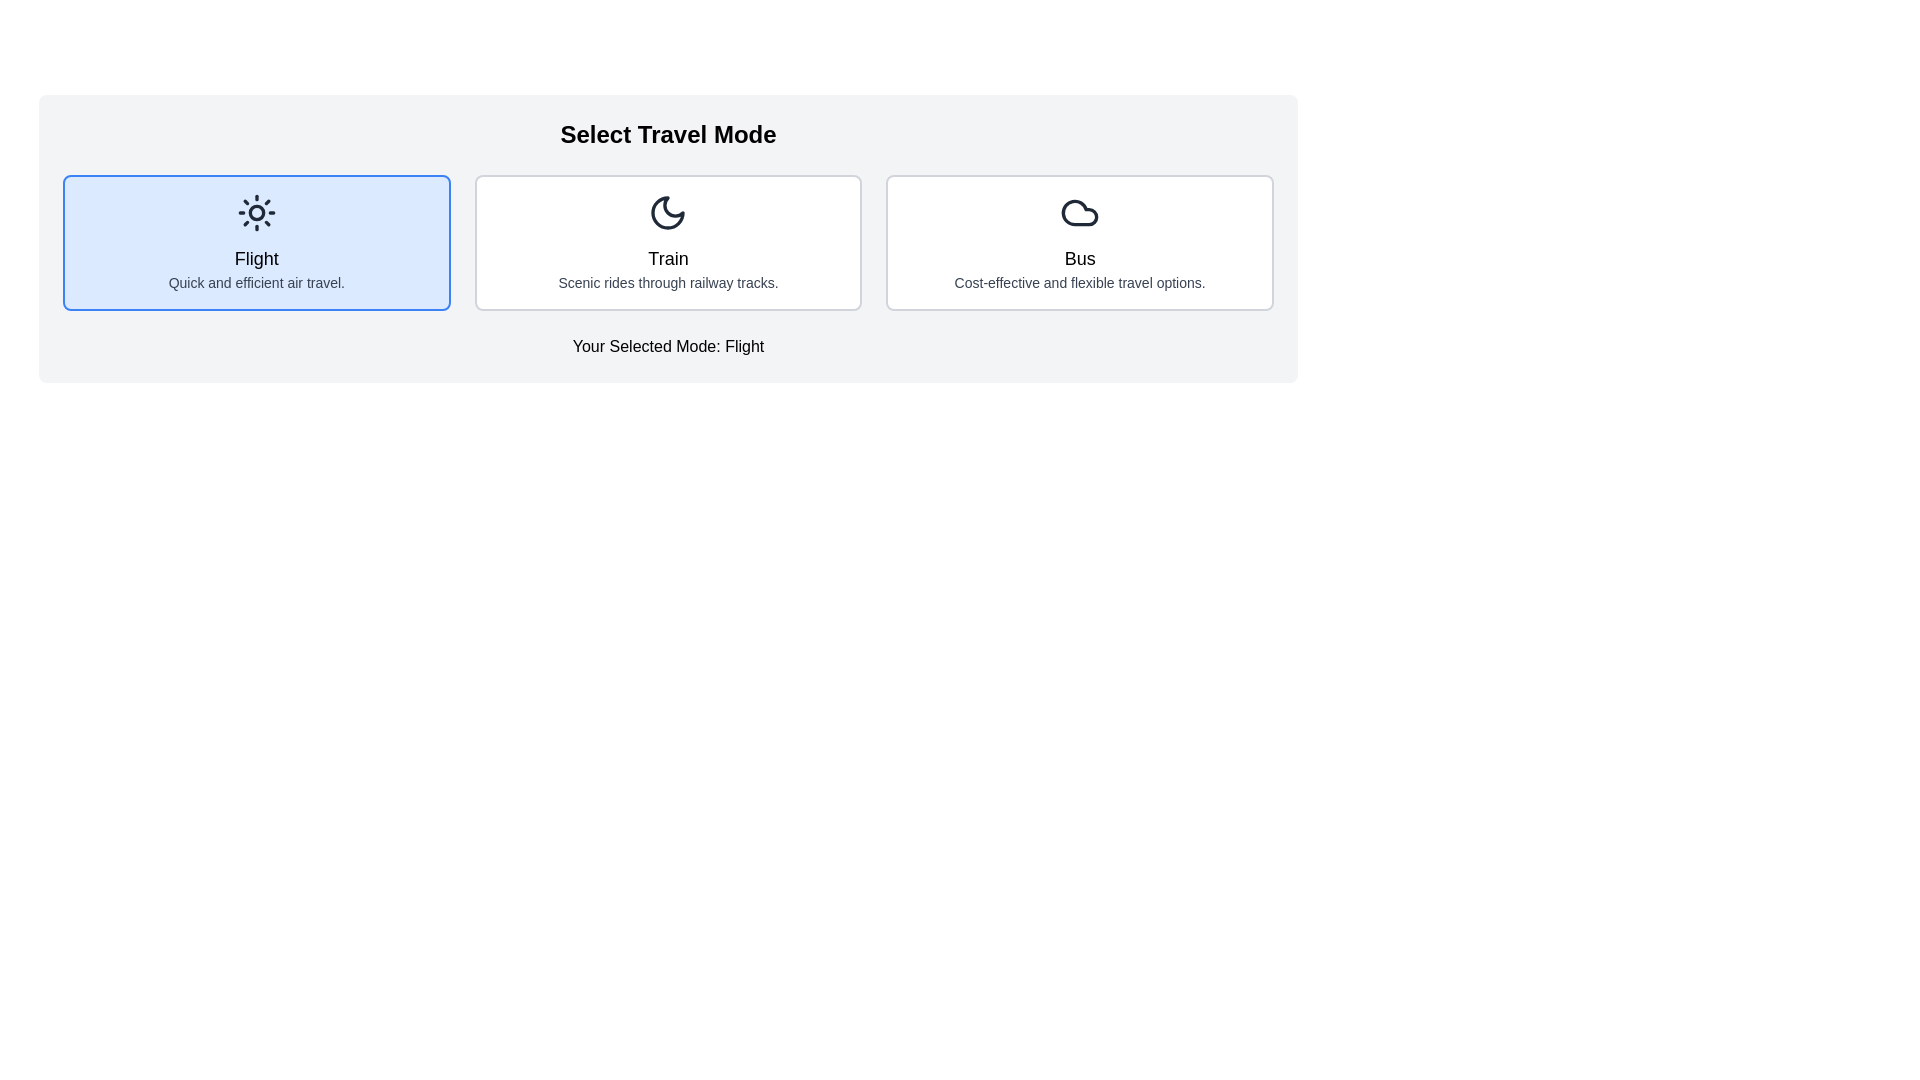 The image size is (1920, 1080). What do you see at coordinates (668, 212) in the screenshot?
I see `the nighttime icon located at the top of the 'Train' card in the travel mode selection options` at bounding box center [668, 212].